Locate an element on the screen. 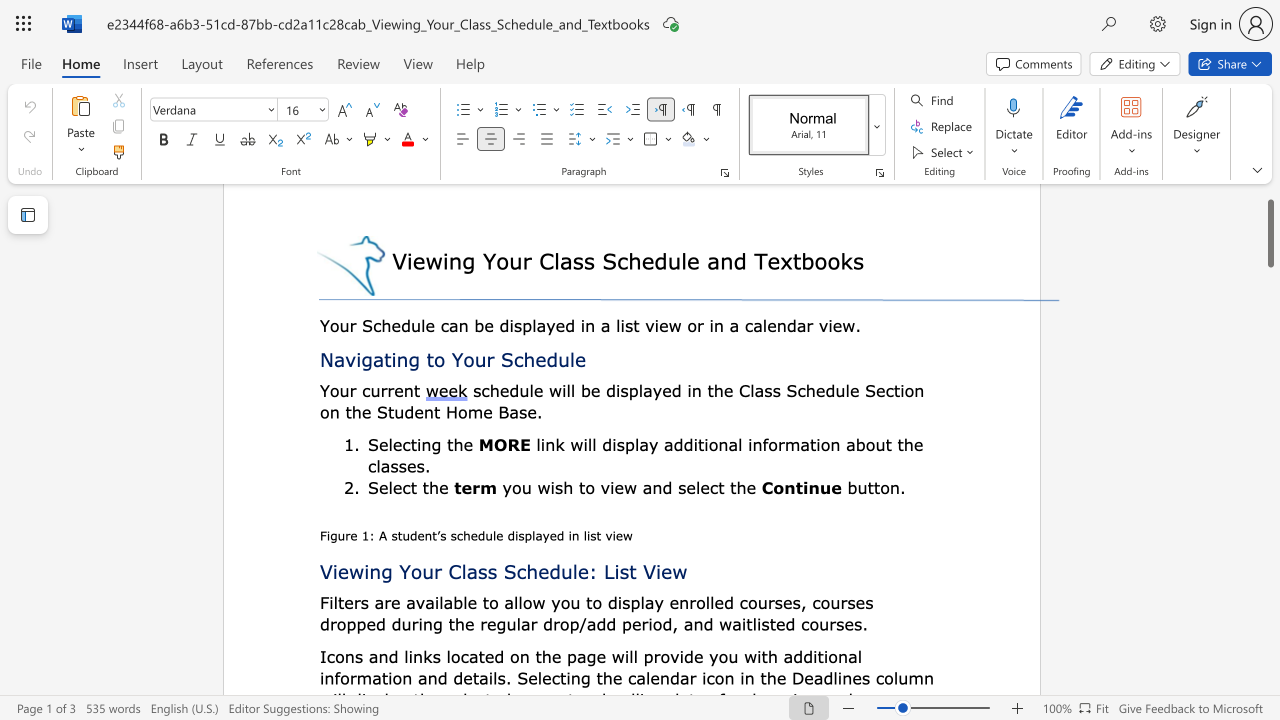  the scrollbar and move down 2100 pixels is located at coordinates (1269, 232).